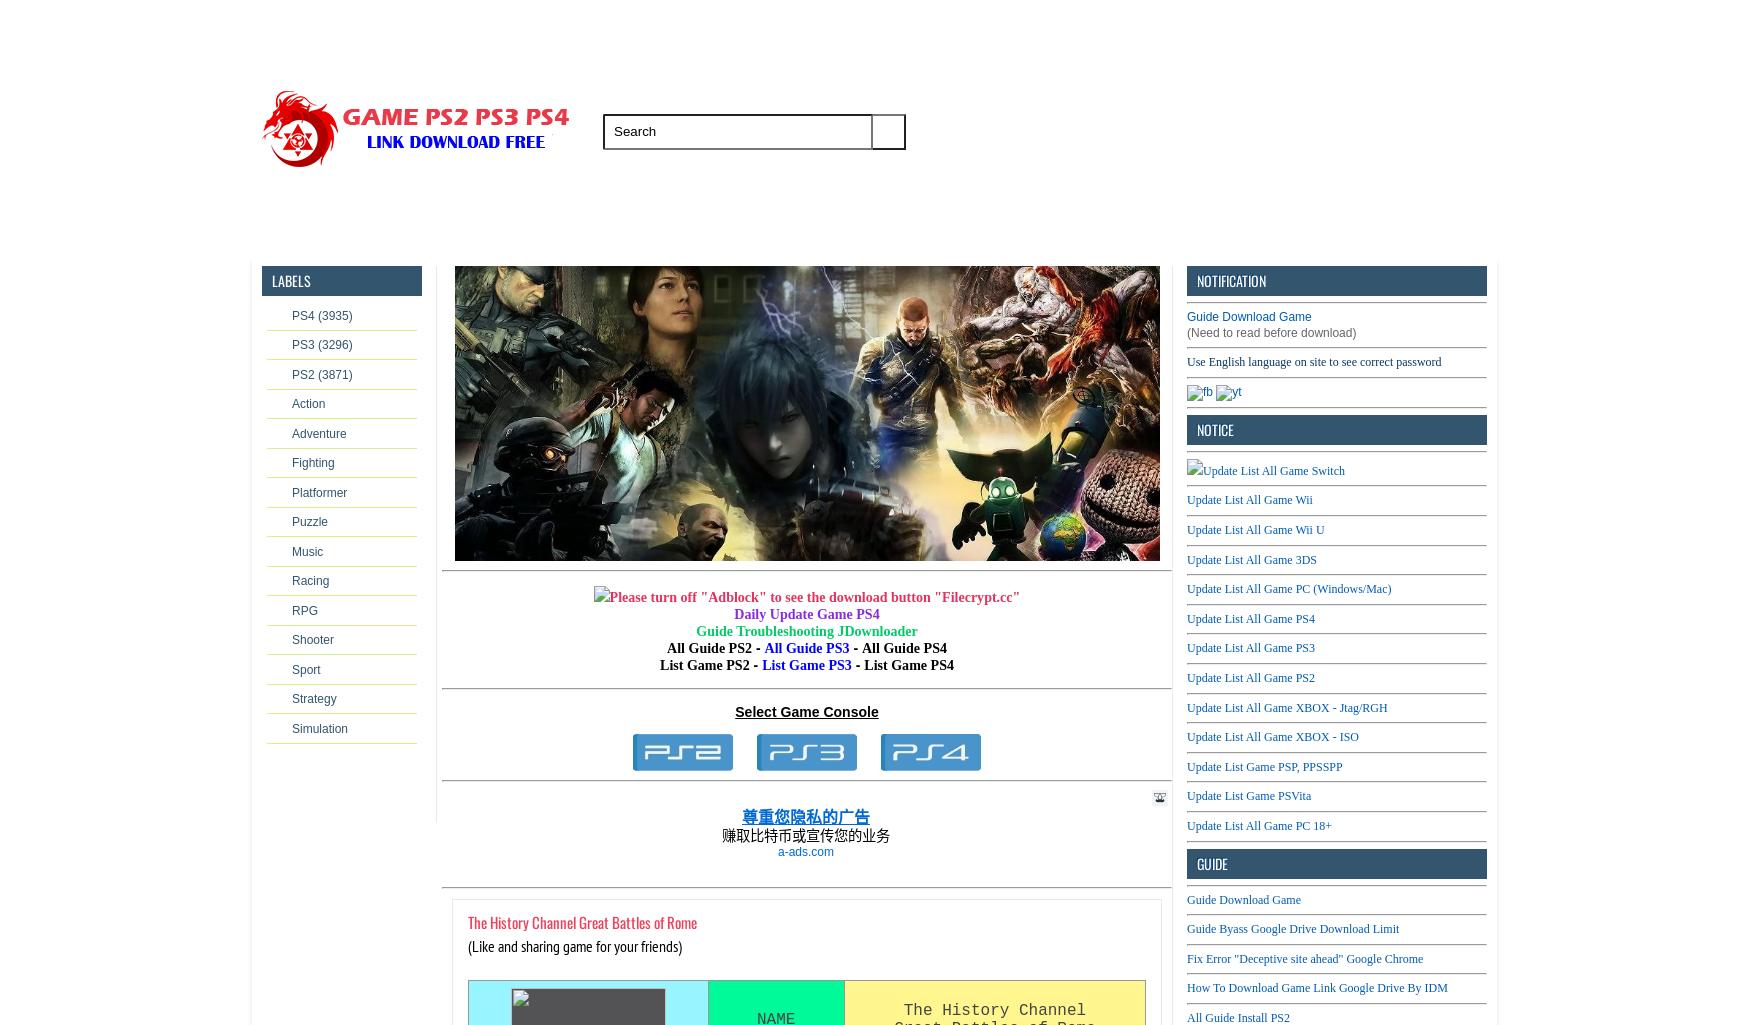 This screenshot has width=1749, height=1025. Describe the element at coordinates (806, 710) in the screenshot. I see `'Select Game Console'` at that location.